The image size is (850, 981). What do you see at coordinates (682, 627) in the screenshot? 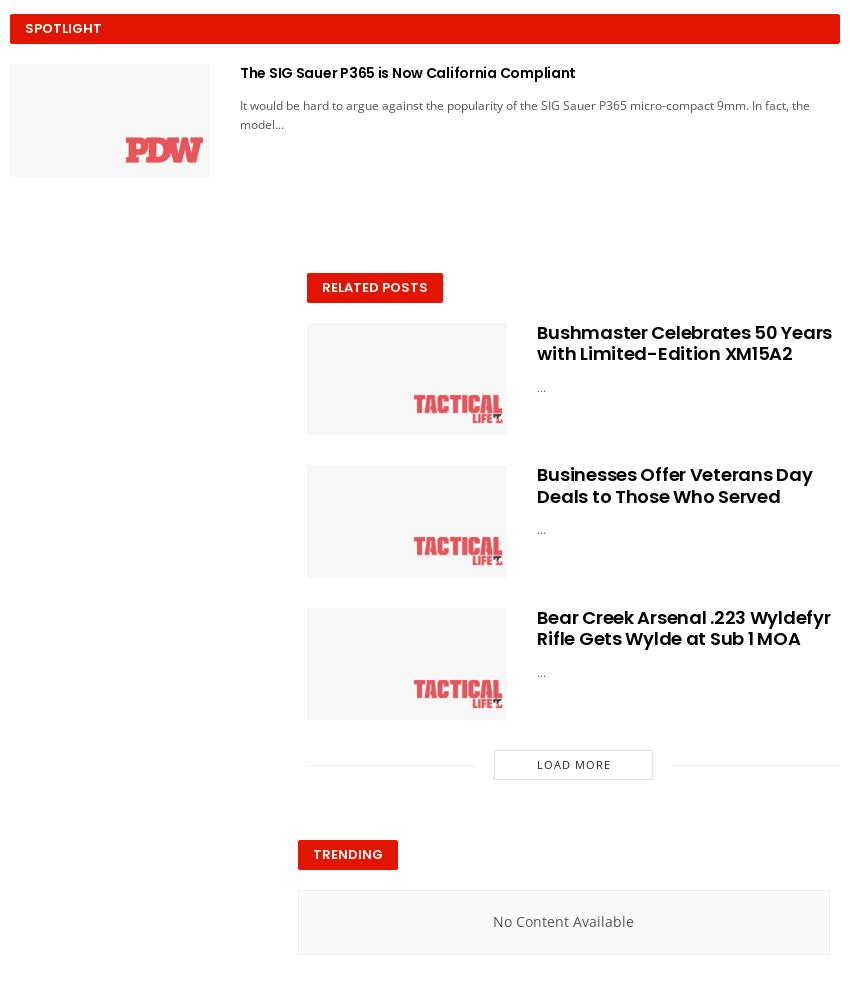
I see `'Bear Creek Arsenal .223 Wyldefyr Rifle Gets Wylde at Sub 1 MOA'` at bounding box center [682, 627].